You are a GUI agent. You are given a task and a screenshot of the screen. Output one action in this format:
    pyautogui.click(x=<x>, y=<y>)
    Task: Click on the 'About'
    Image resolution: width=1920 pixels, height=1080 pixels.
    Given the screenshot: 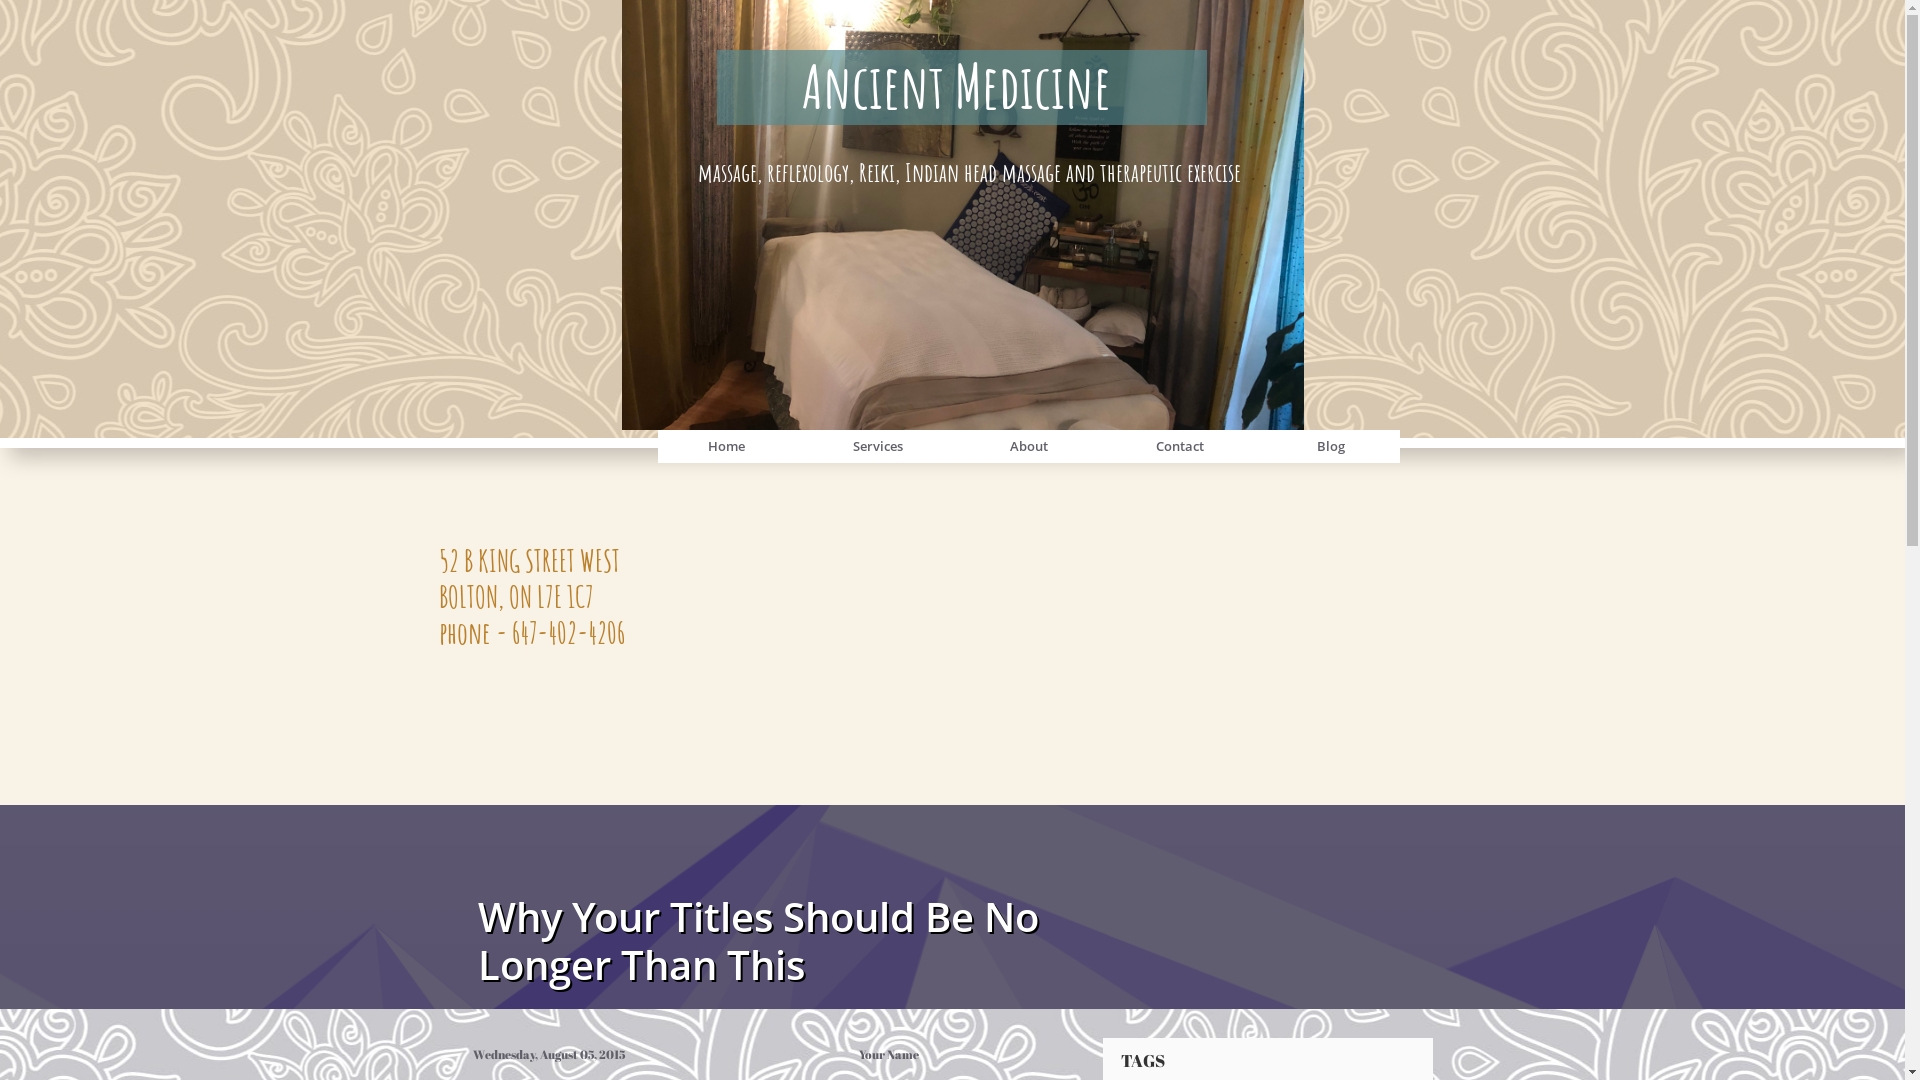 What is the action you would take?
    pyautogui.click(x=1028, y=445)
    